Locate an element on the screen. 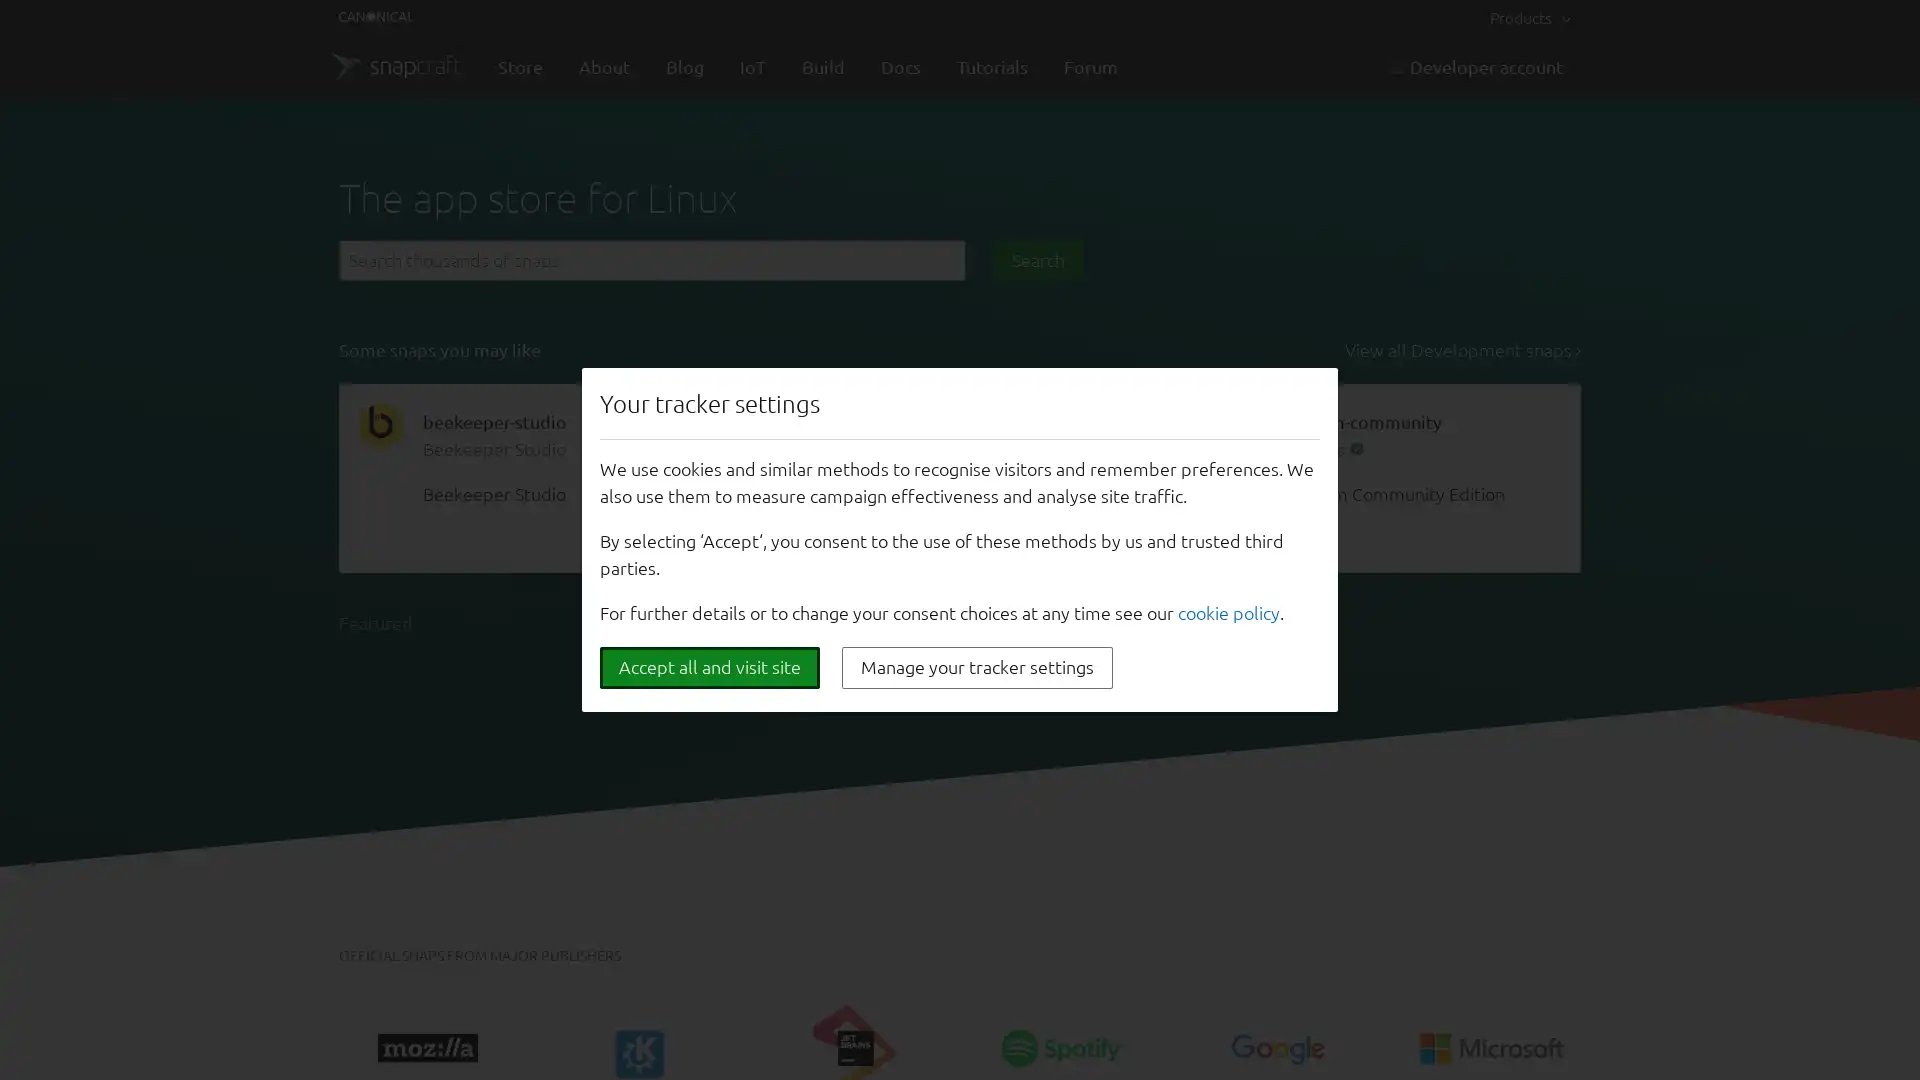 The height and width of the screenshot is (1080, 1920). Search is located at coordinates (1038, 259).